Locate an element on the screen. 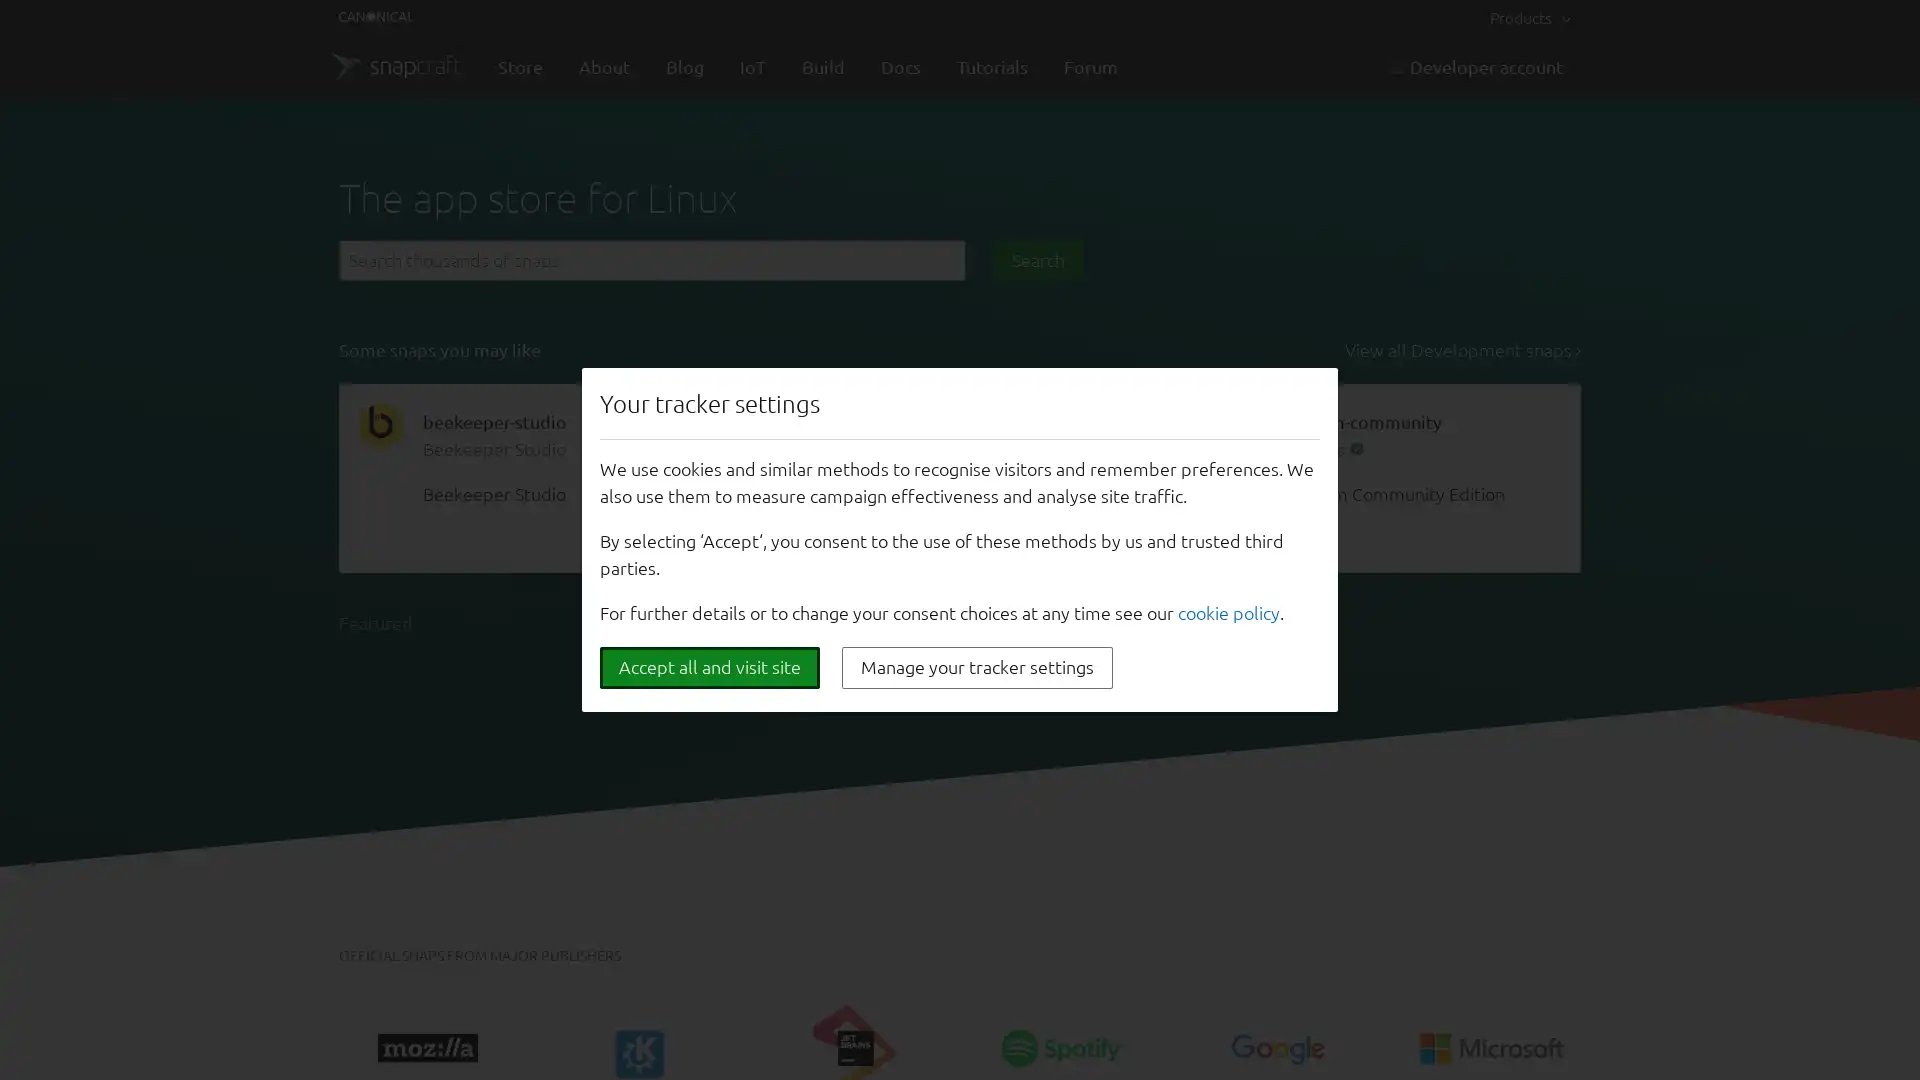 The height and width of the screenshot is (1080, 1920). Search is located at coordinates (1038, 259).